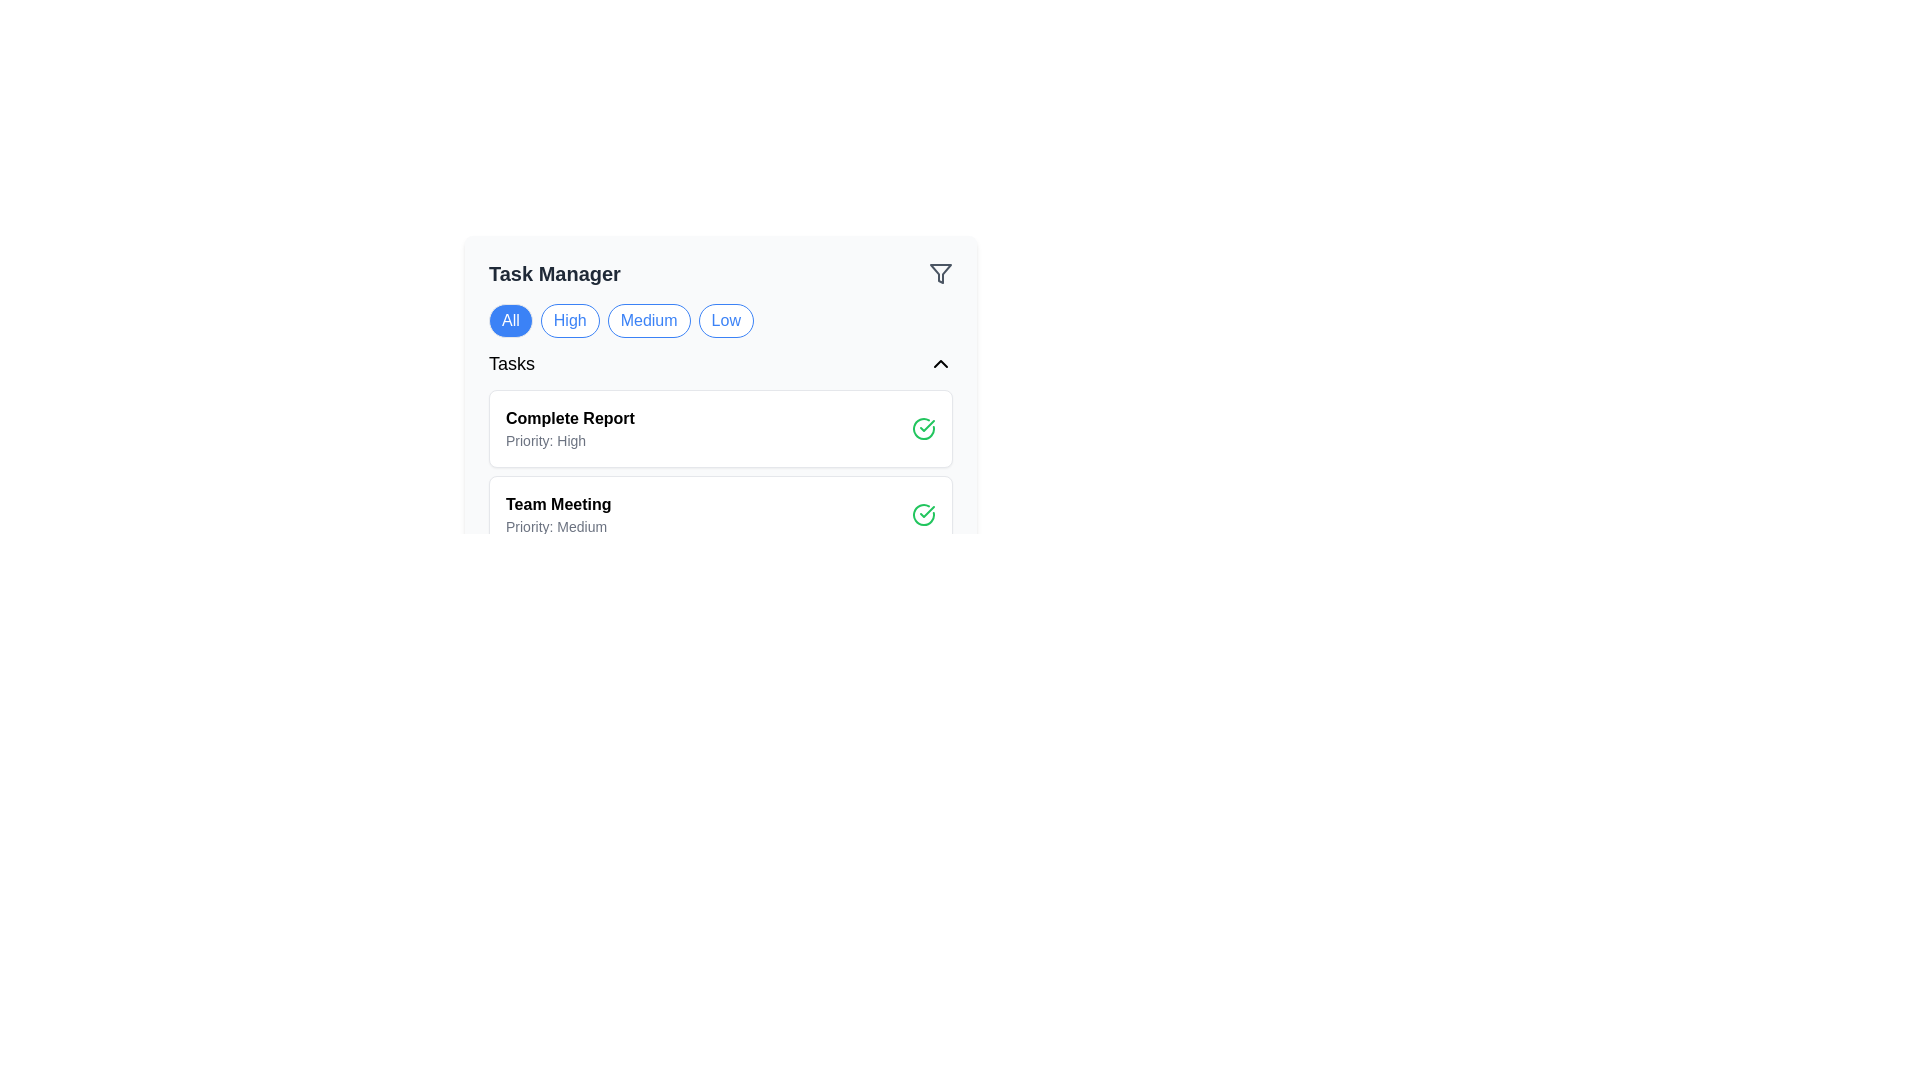 Image resolution: width=1920 pixels, height=1080 pixels. I want to click on text label 'Task Manager' that is styled in bold and dark gray, located at the top-left of the task management interface, so click(554, 273).